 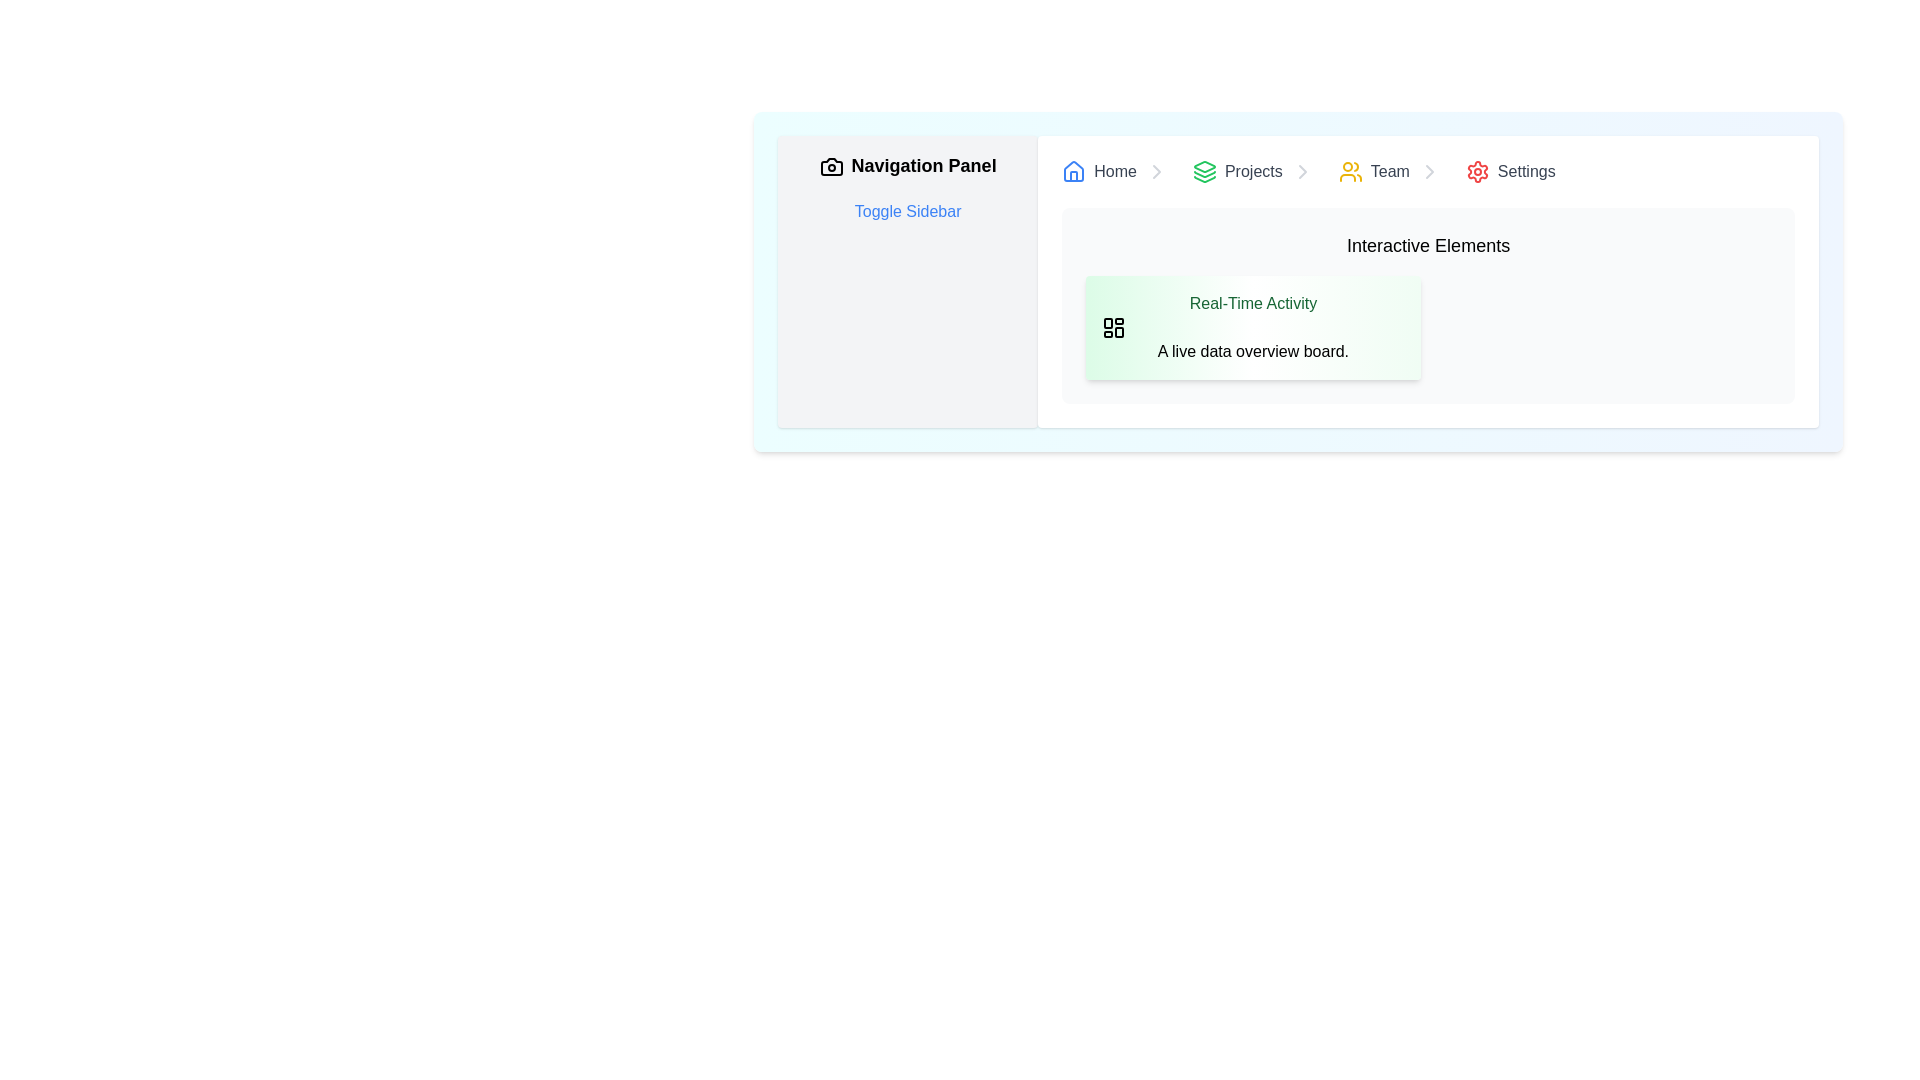 What do you see at coordinates (906, 281) in the screenshot?
I see `the 'Toggle Sidebar' hyperlink located within the 'Navigation Panel' on the leftmost side of the interface` at bounding box center [906, 281].